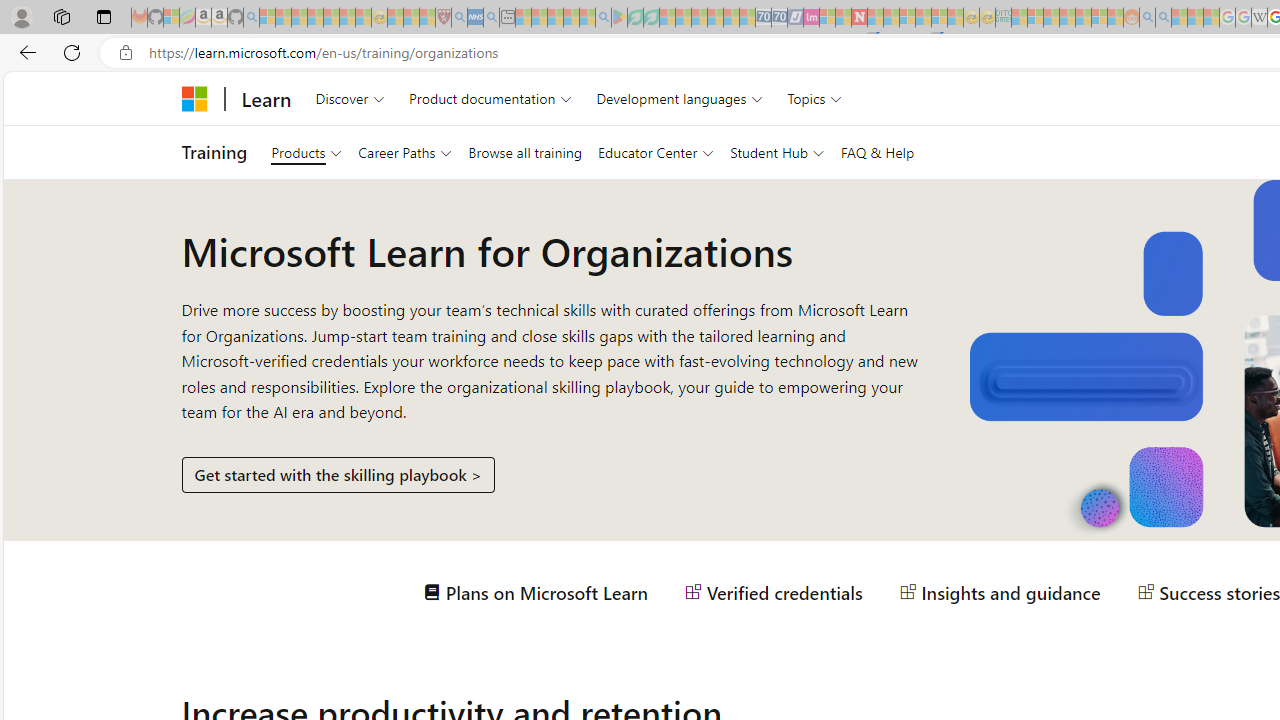  Describe the element at coordinates (679, 98) in the screenshot. I see `'Development languages'` at that location.